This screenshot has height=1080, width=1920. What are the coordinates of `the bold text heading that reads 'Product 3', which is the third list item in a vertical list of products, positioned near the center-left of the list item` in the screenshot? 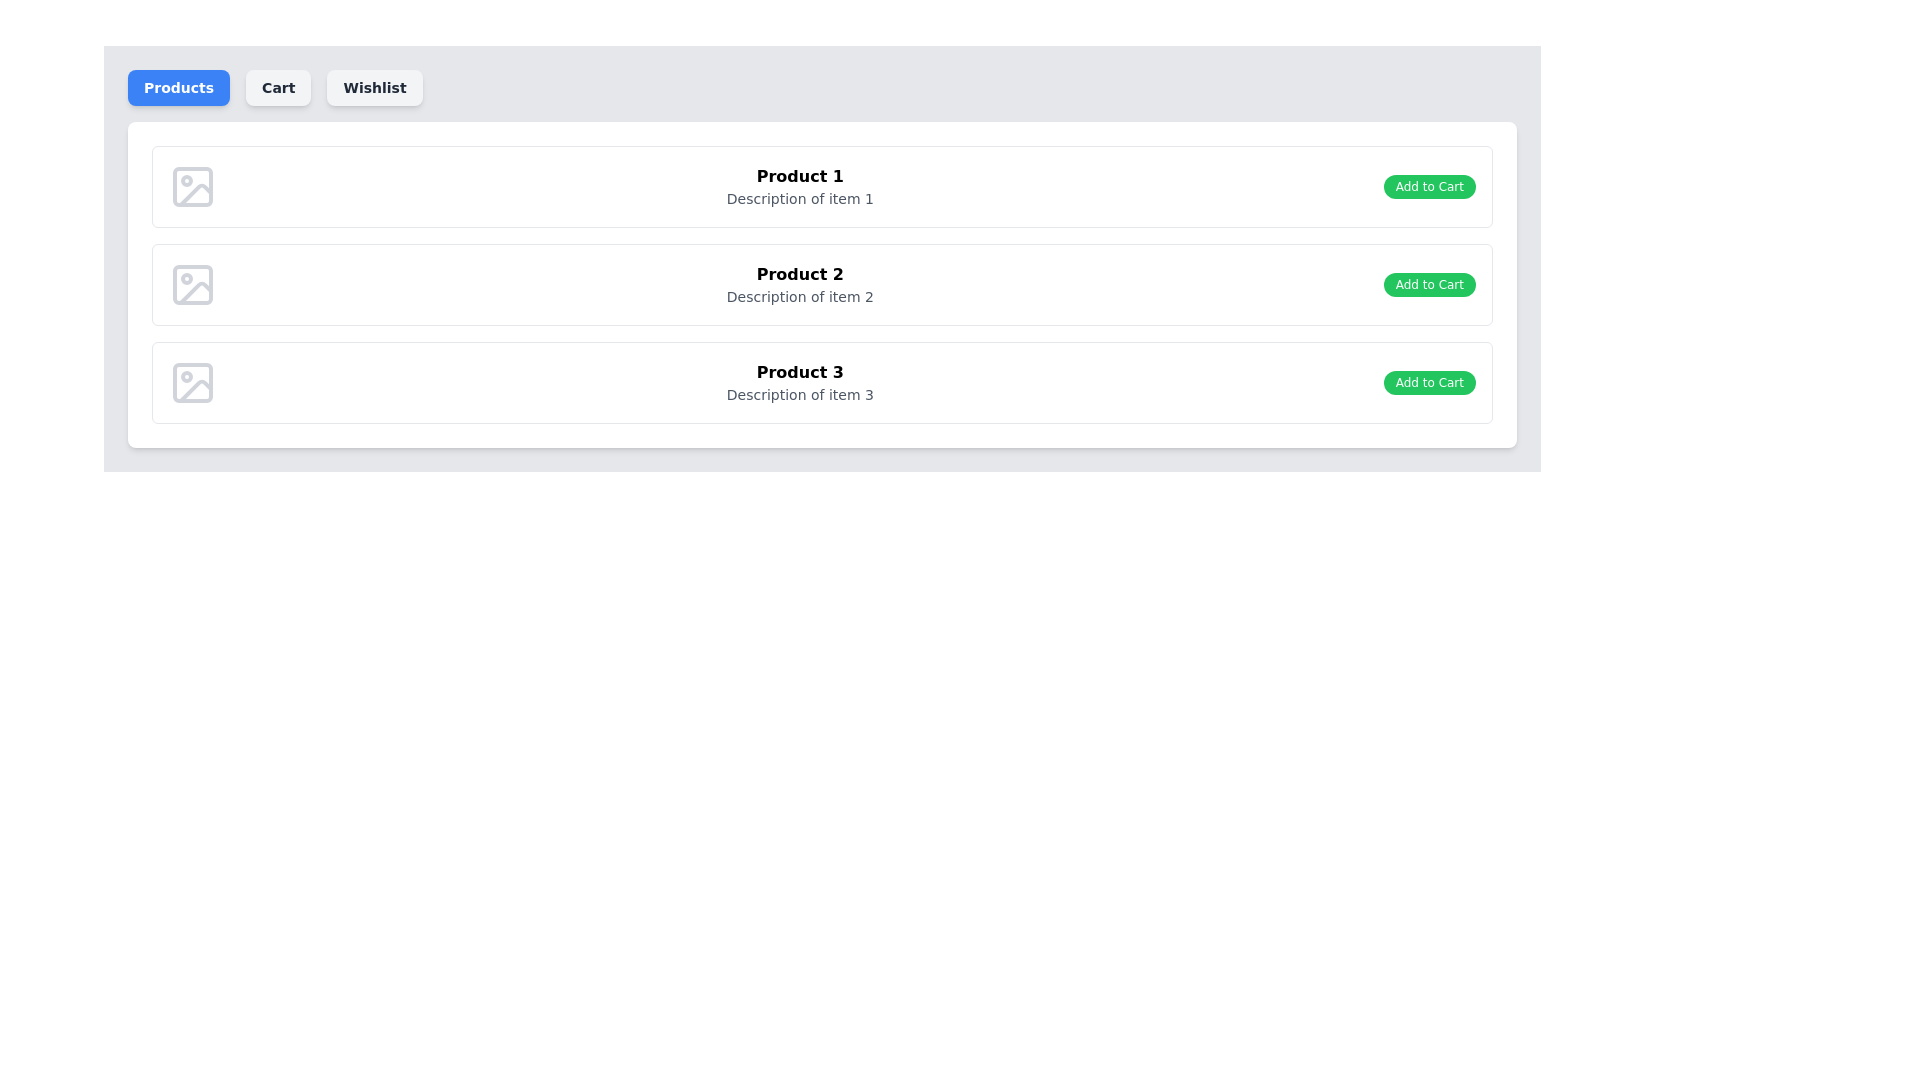 It's located at (800, 373).